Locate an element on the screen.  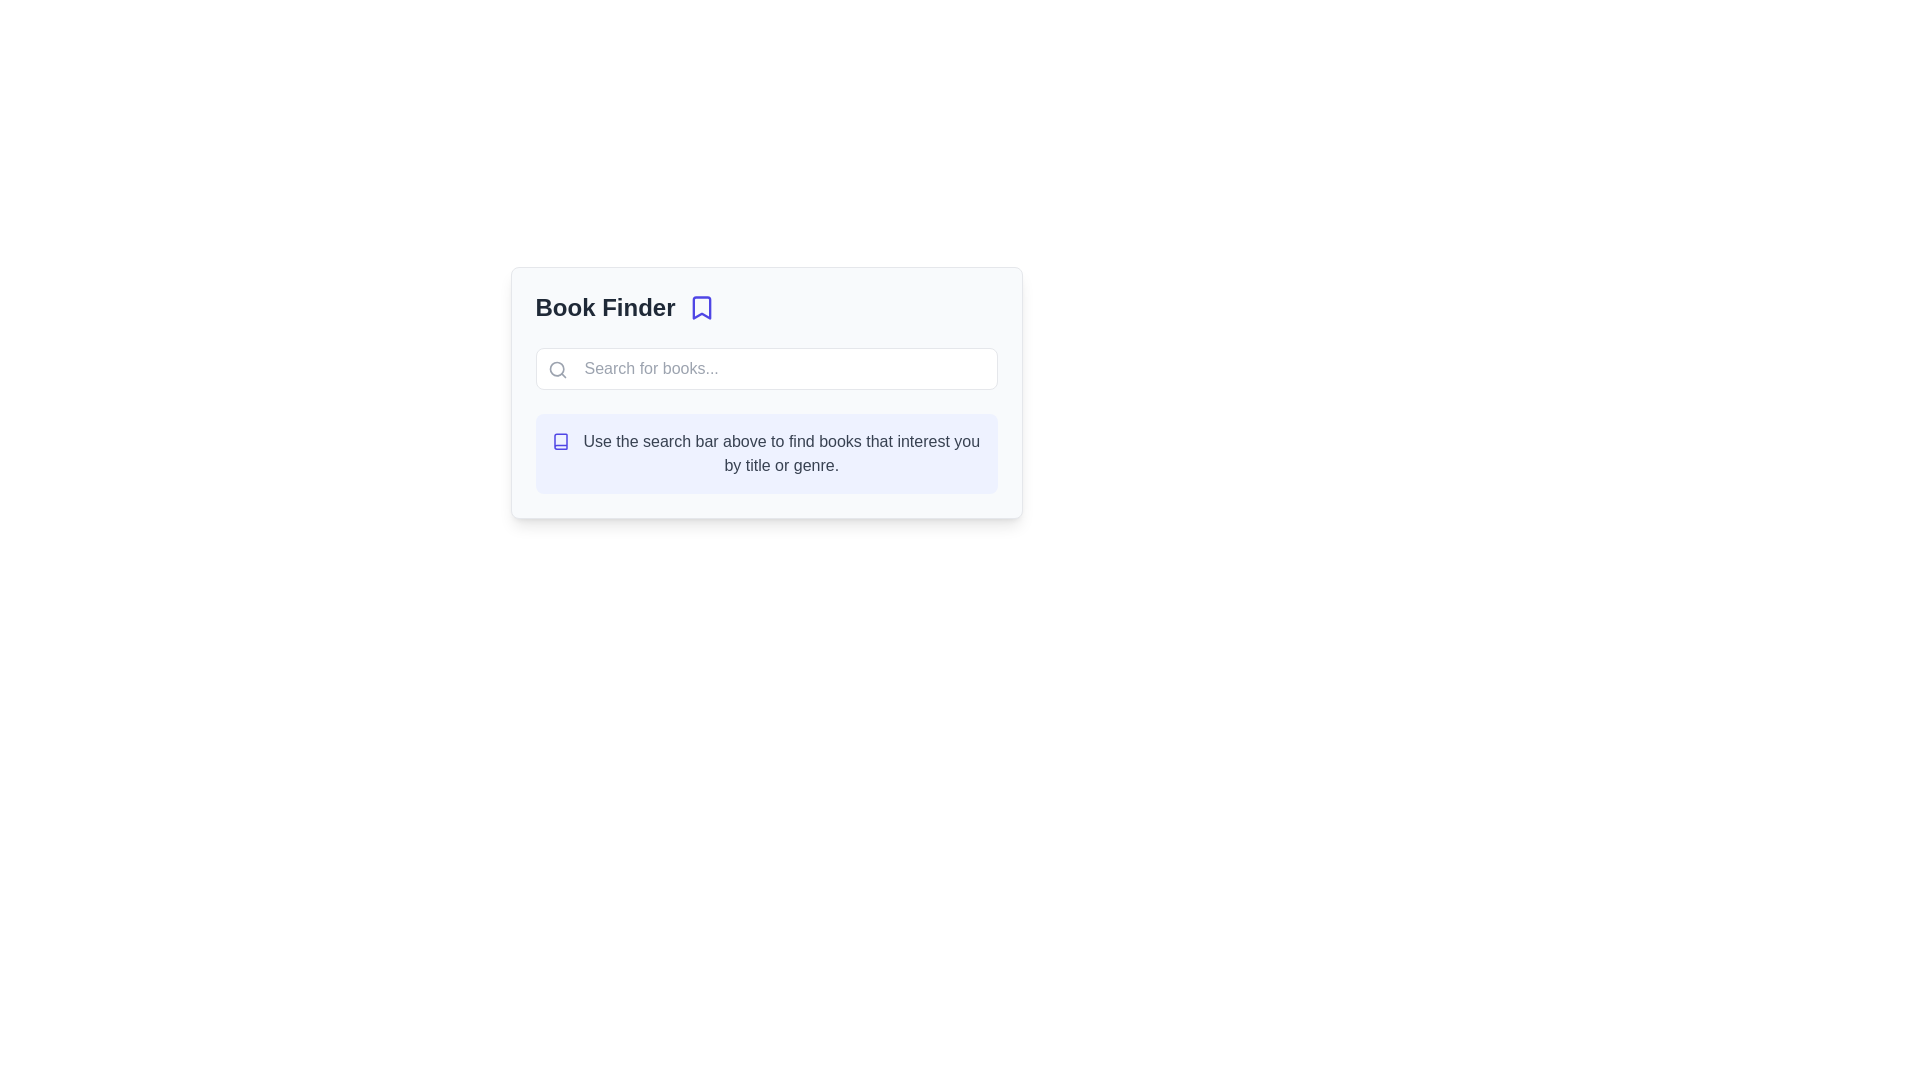
the bookmark icon, which is shaped like a bookmark with a pointed bottom and a cutout on its top edge, located next to the 'Book Finder' label is located at coordinates (701, 308).